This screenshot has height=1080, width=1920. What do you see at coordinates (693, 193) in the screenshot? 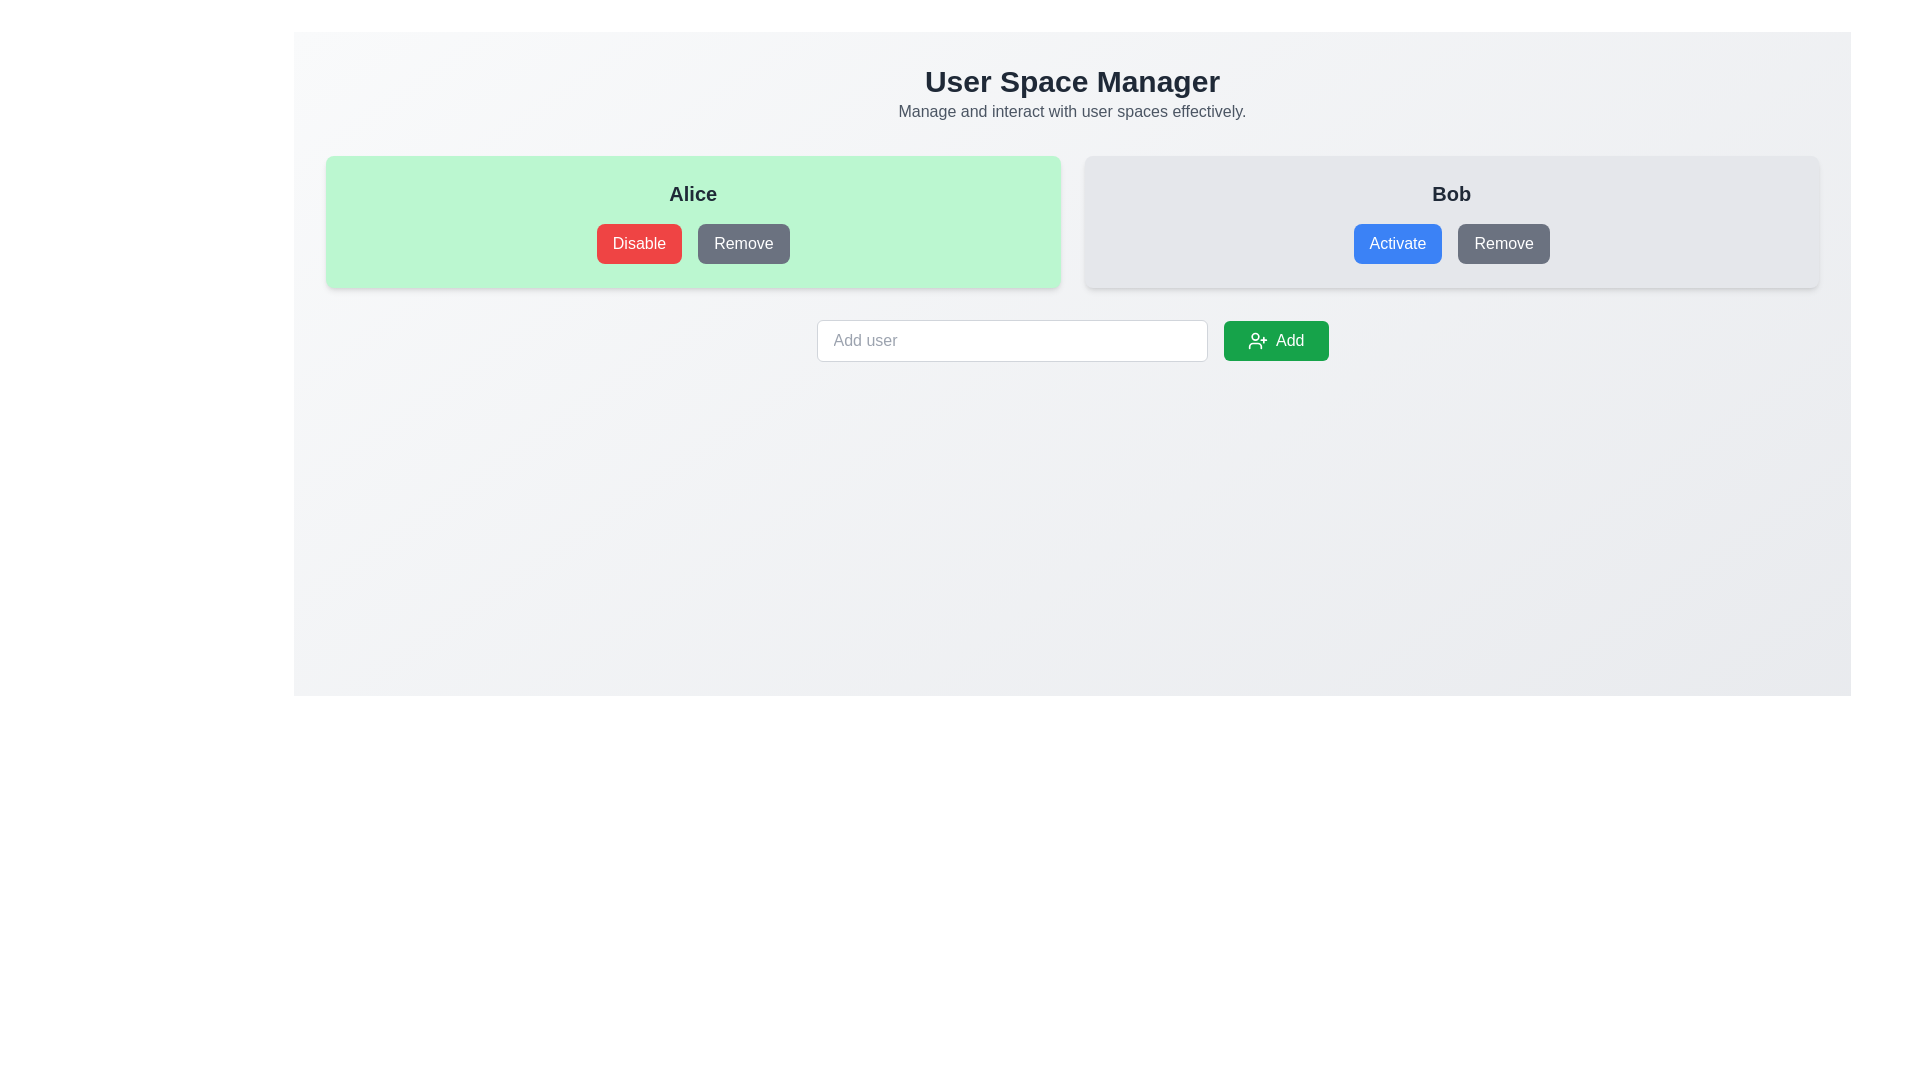
I see `the static text label displaying the name 'Alice', which is positioned at the top center of a pale green panel, above the 'Disable' and 'Remove' buttons` at bounding box center [693, 193].